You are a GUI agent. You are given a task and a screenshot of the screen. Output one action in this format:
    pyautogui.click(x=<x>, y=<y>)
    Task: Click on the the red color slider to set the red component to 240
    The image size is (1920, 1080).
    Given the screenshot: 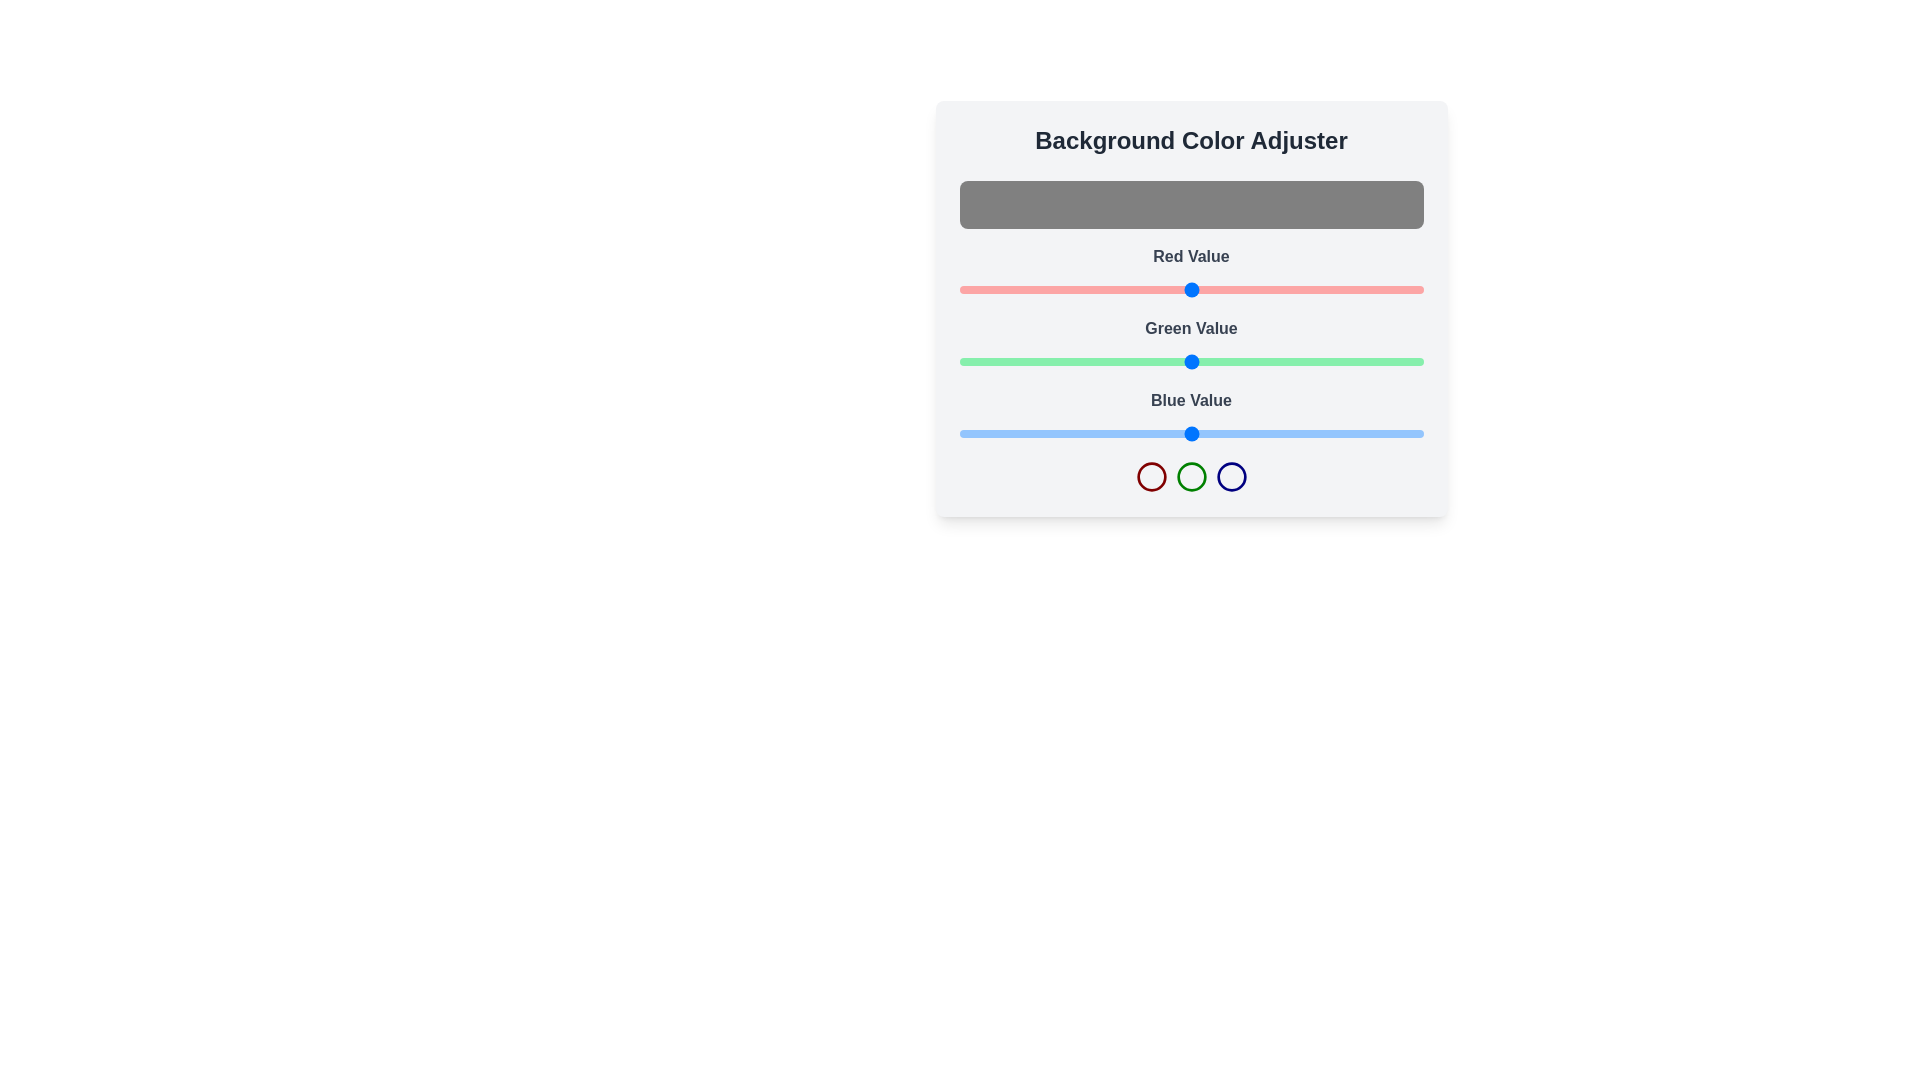 What is the action you would take?
    pyautogui.click(x=1395, y=289)
    